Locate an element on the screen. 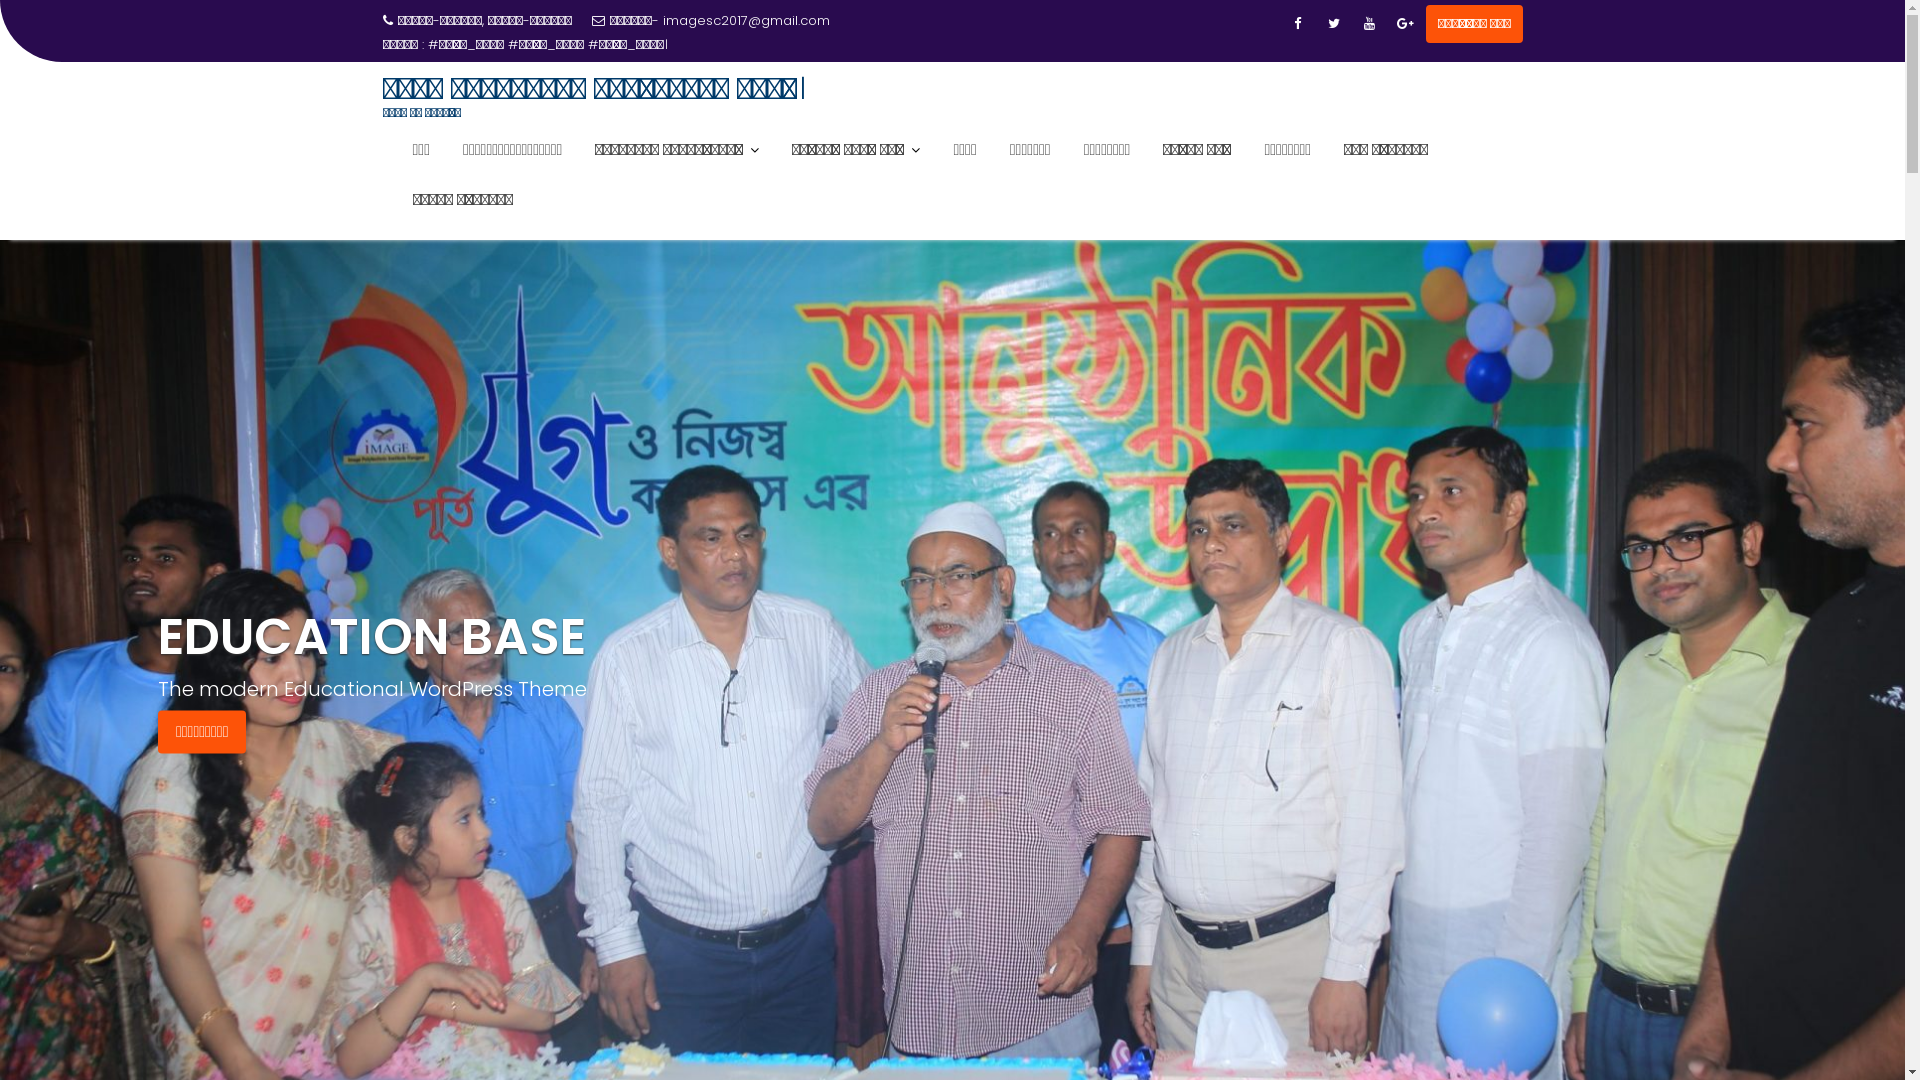  'Youtube' is located at coordinates (1368, 23).